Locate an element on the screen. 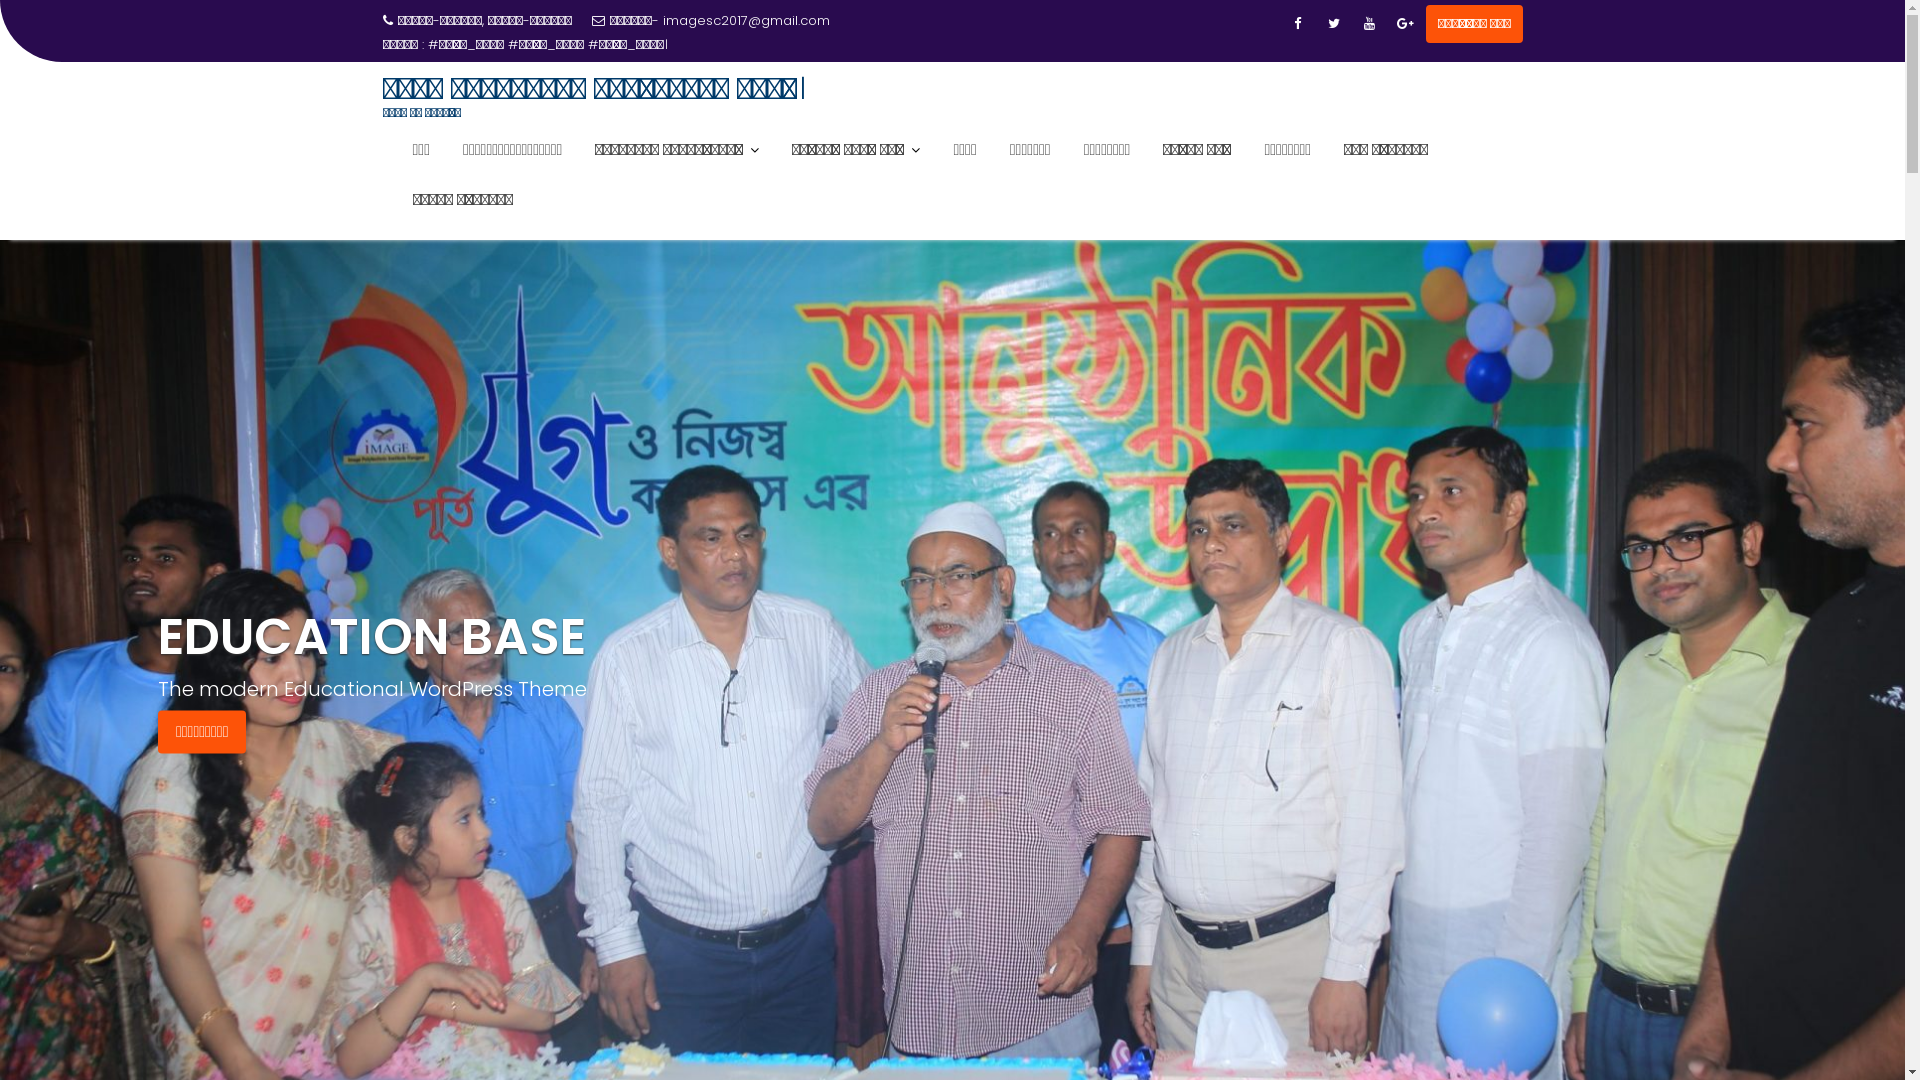  'Youtube' is located at coordinates (1368, 23).